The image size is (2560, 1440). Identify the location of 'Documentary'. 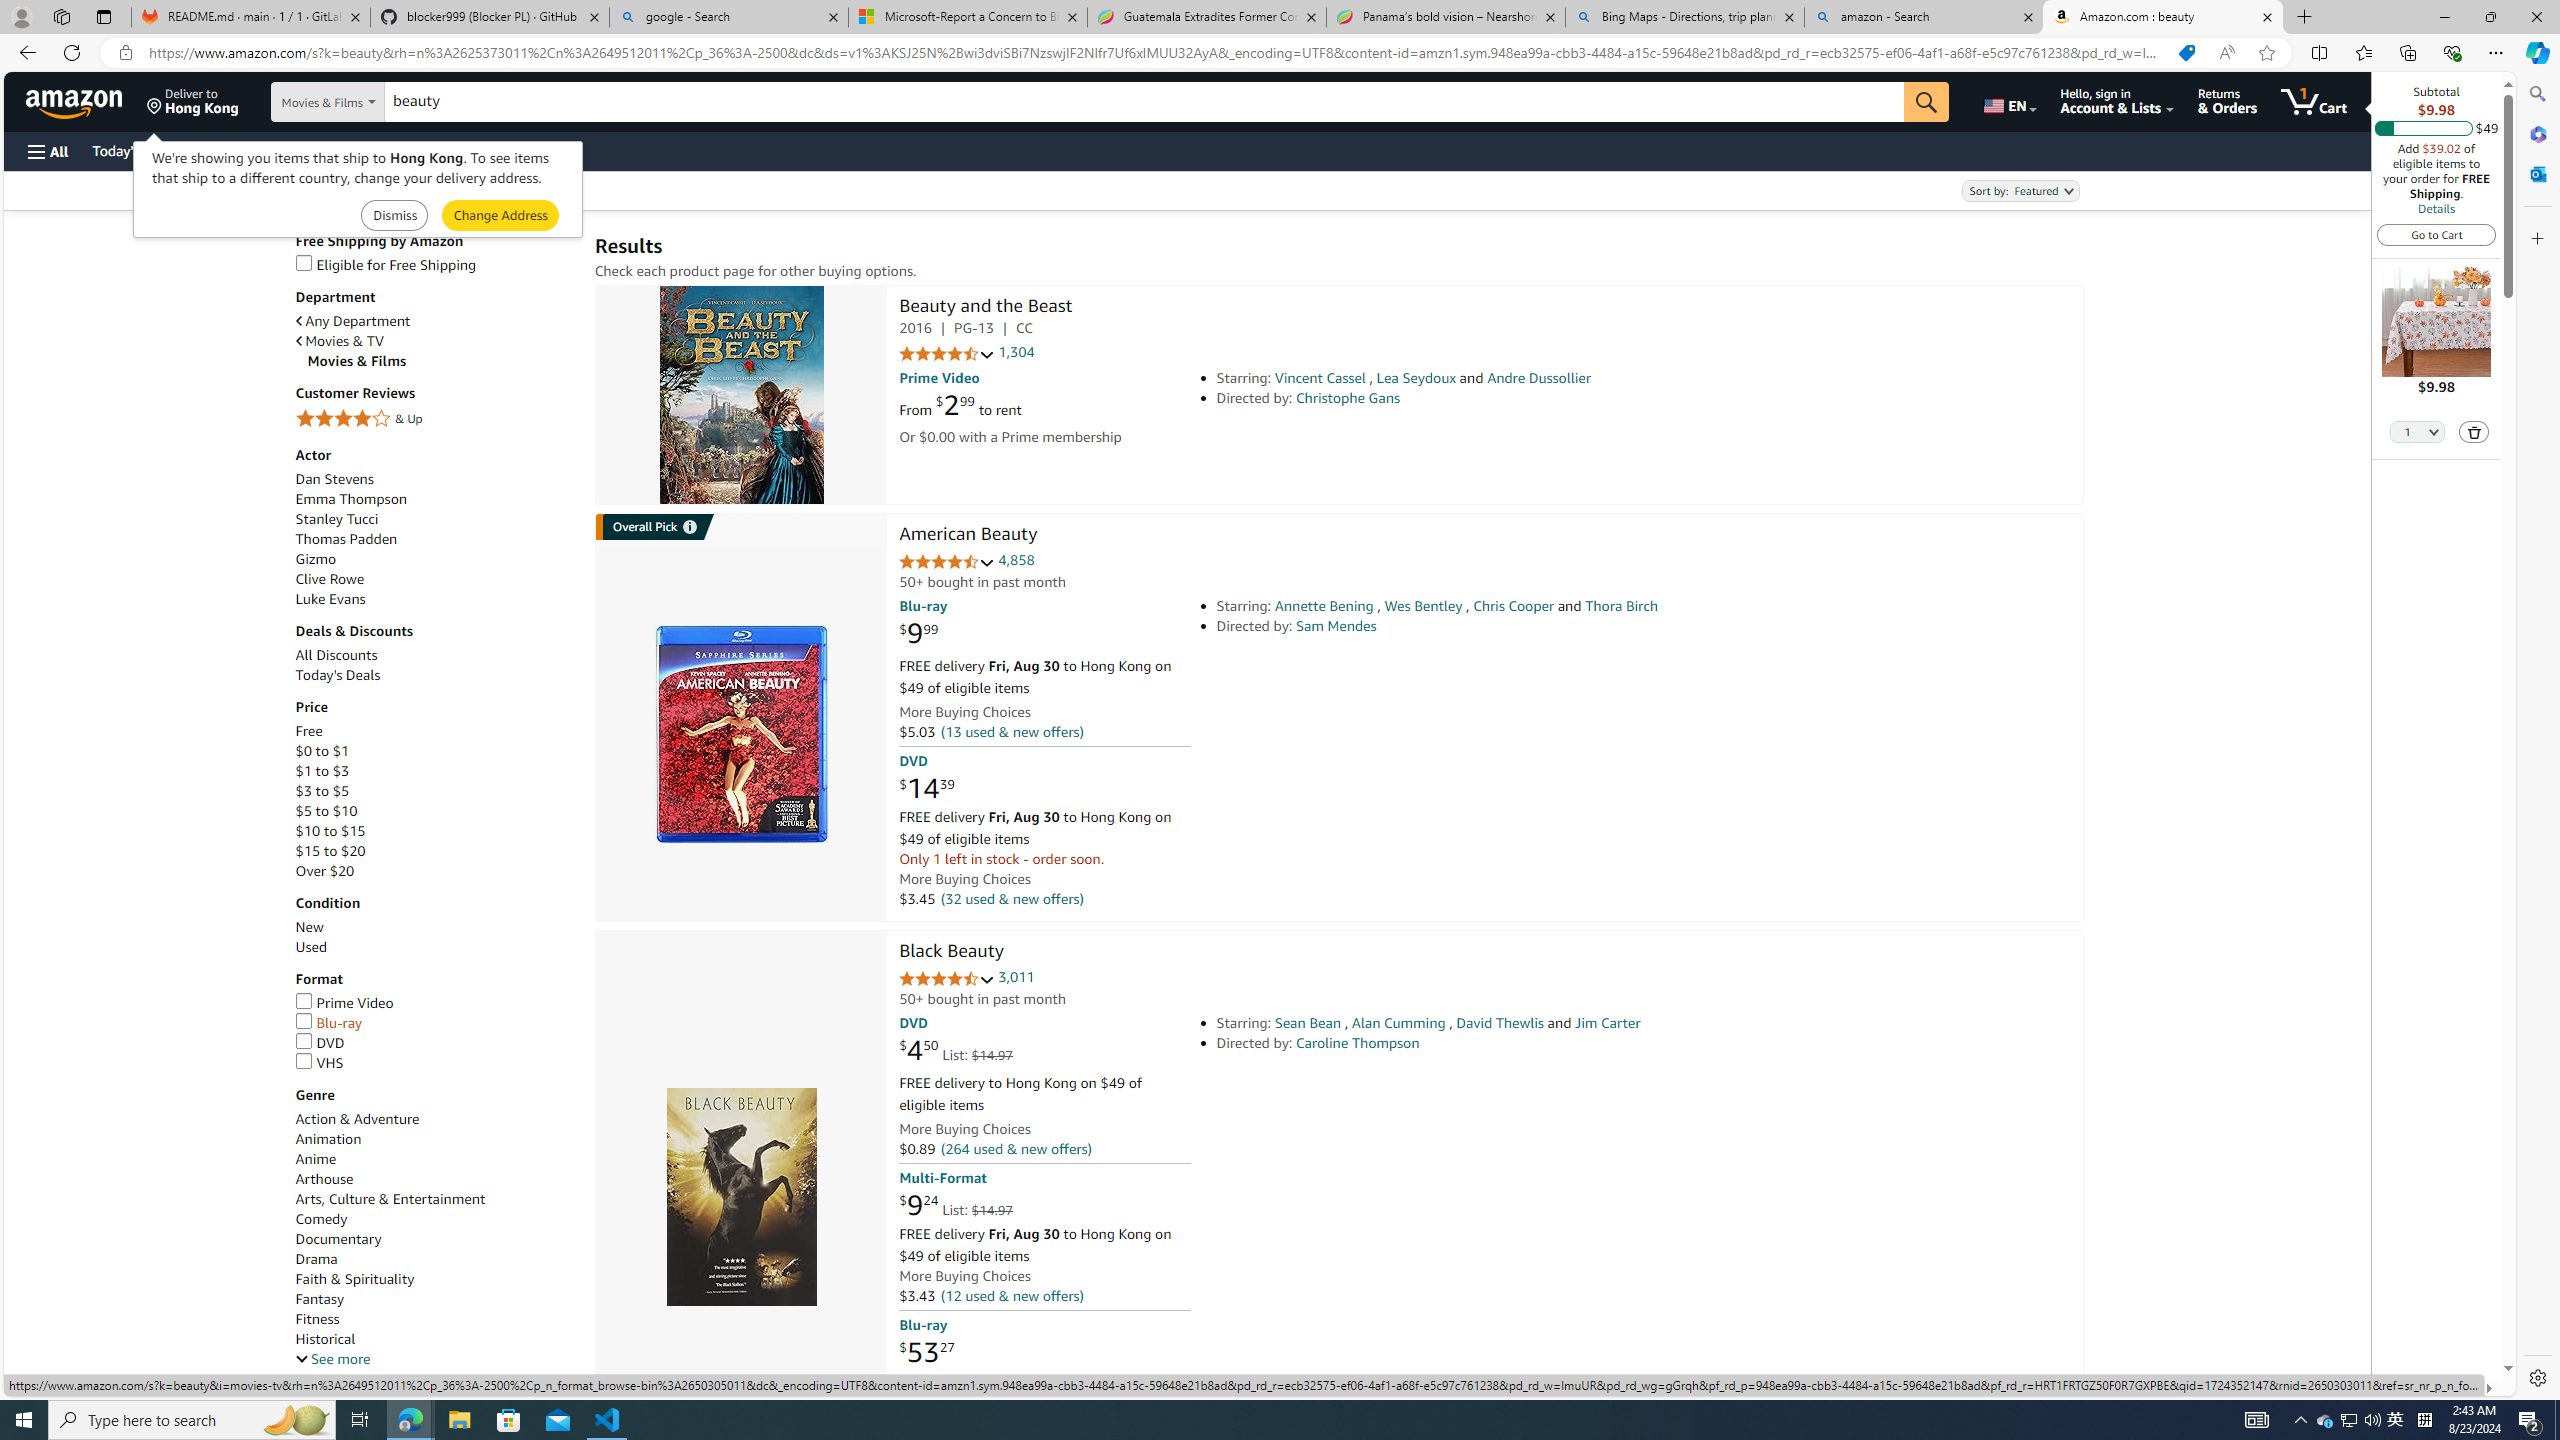
(435, 1238).